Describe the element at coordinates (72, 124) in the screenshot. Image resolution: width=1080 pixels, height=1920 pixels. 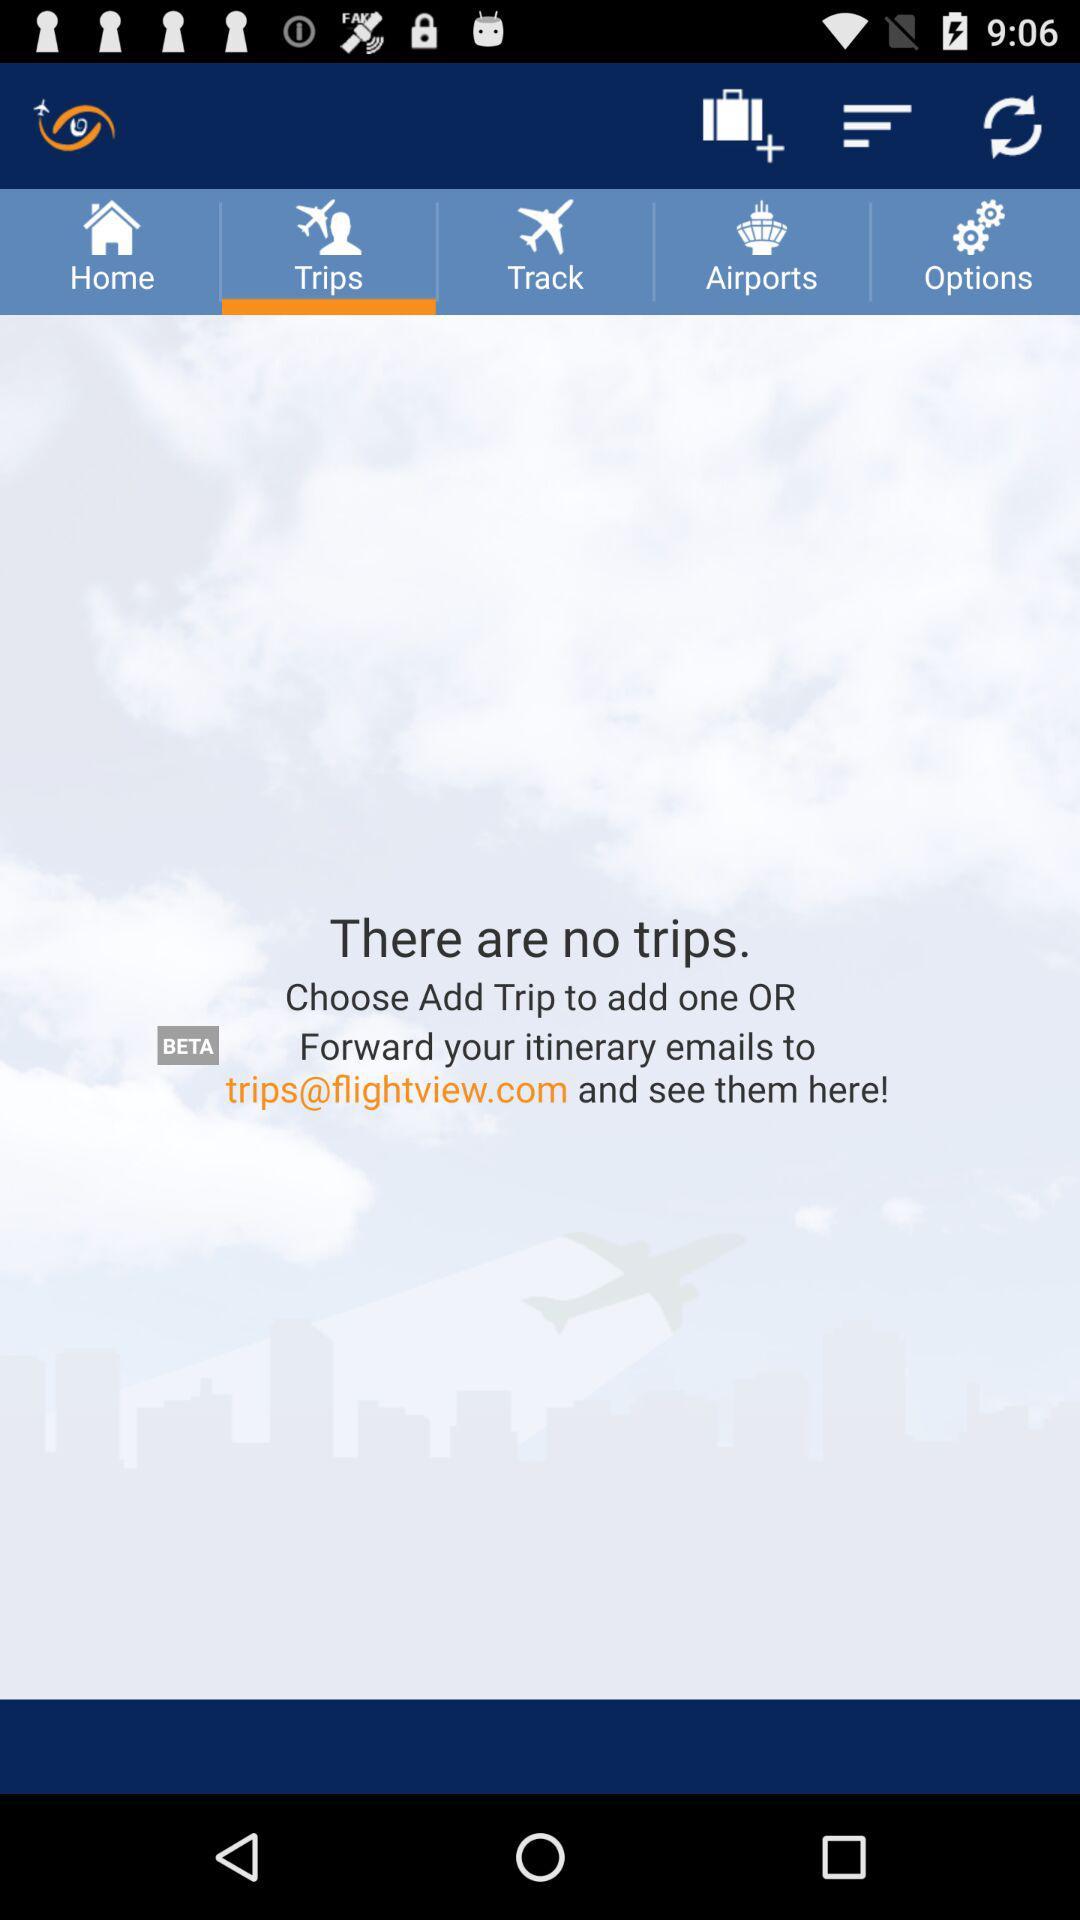
I see `the symbol which is above the home` at that location.